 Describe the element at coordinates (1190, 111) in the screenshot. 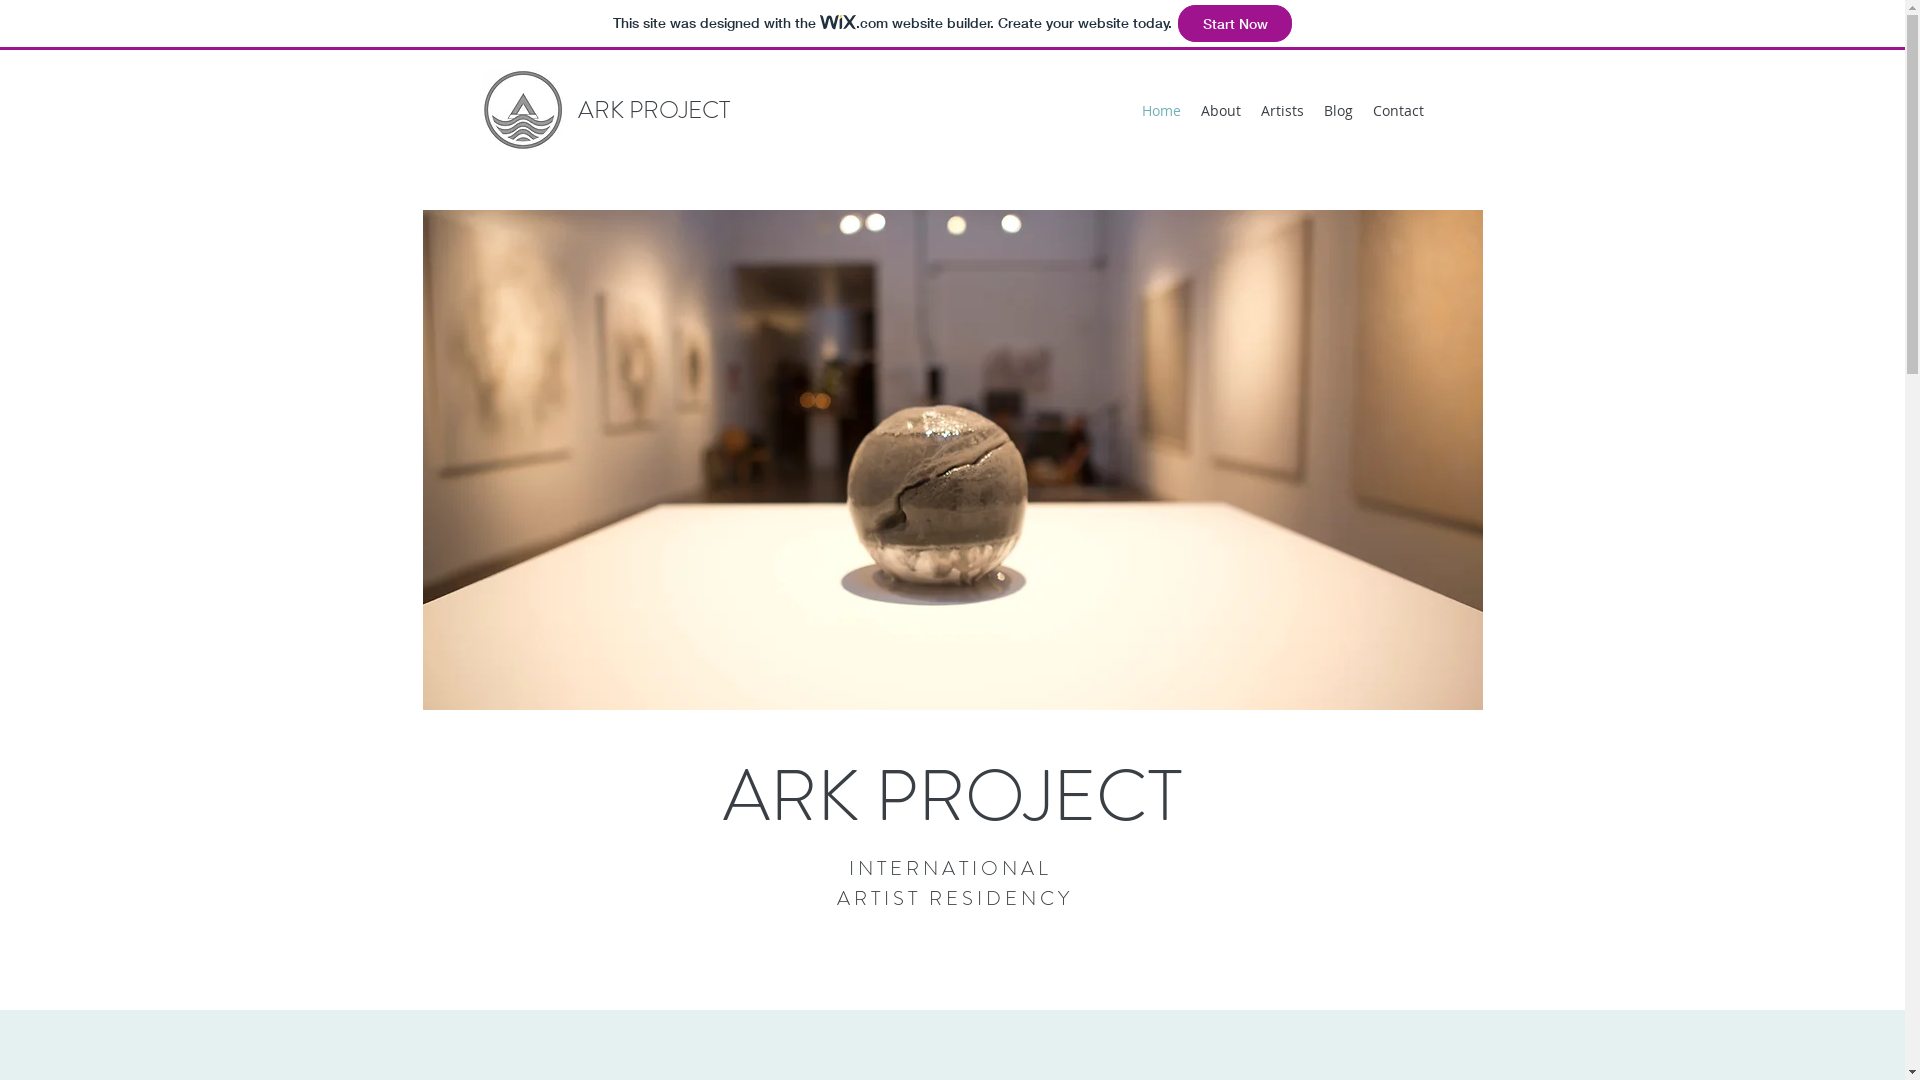

I see `'About'` at that location.